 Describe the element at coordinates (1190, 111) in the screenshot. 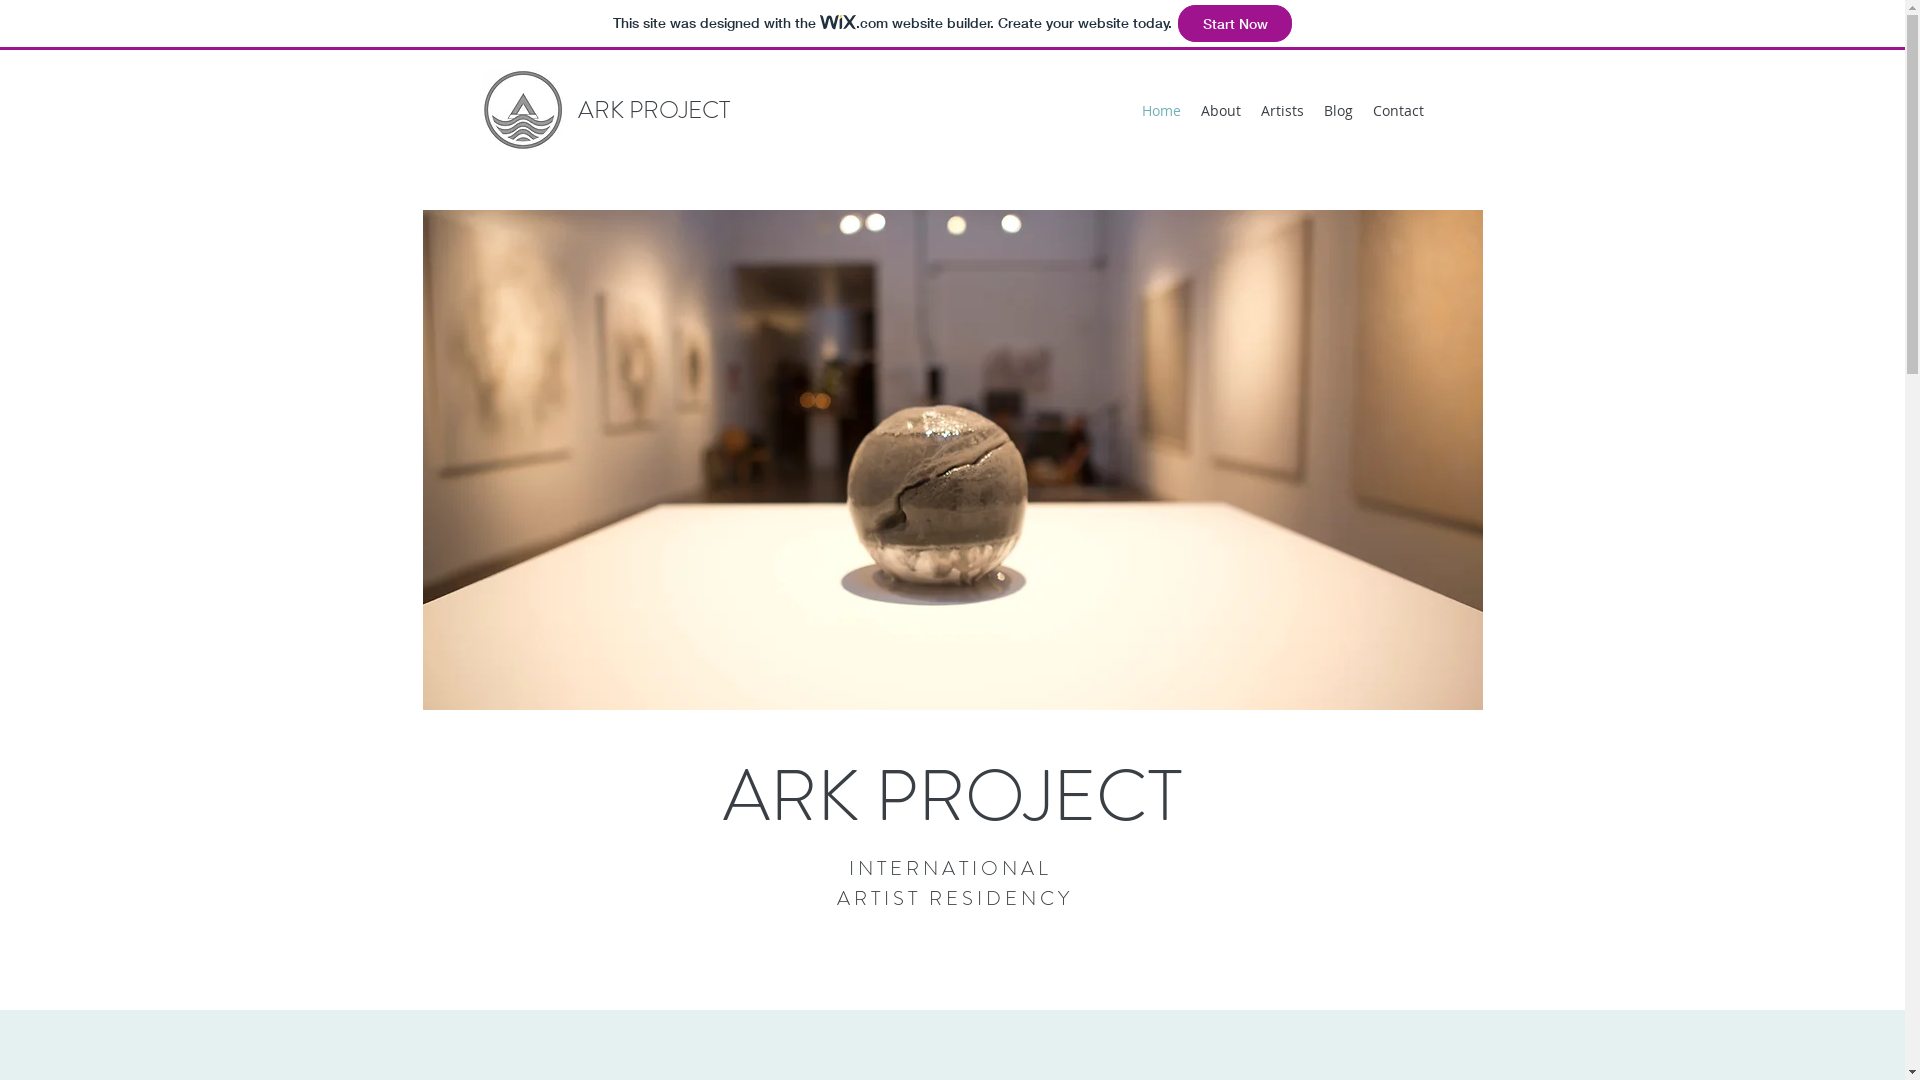

I see `'About'` at that location.